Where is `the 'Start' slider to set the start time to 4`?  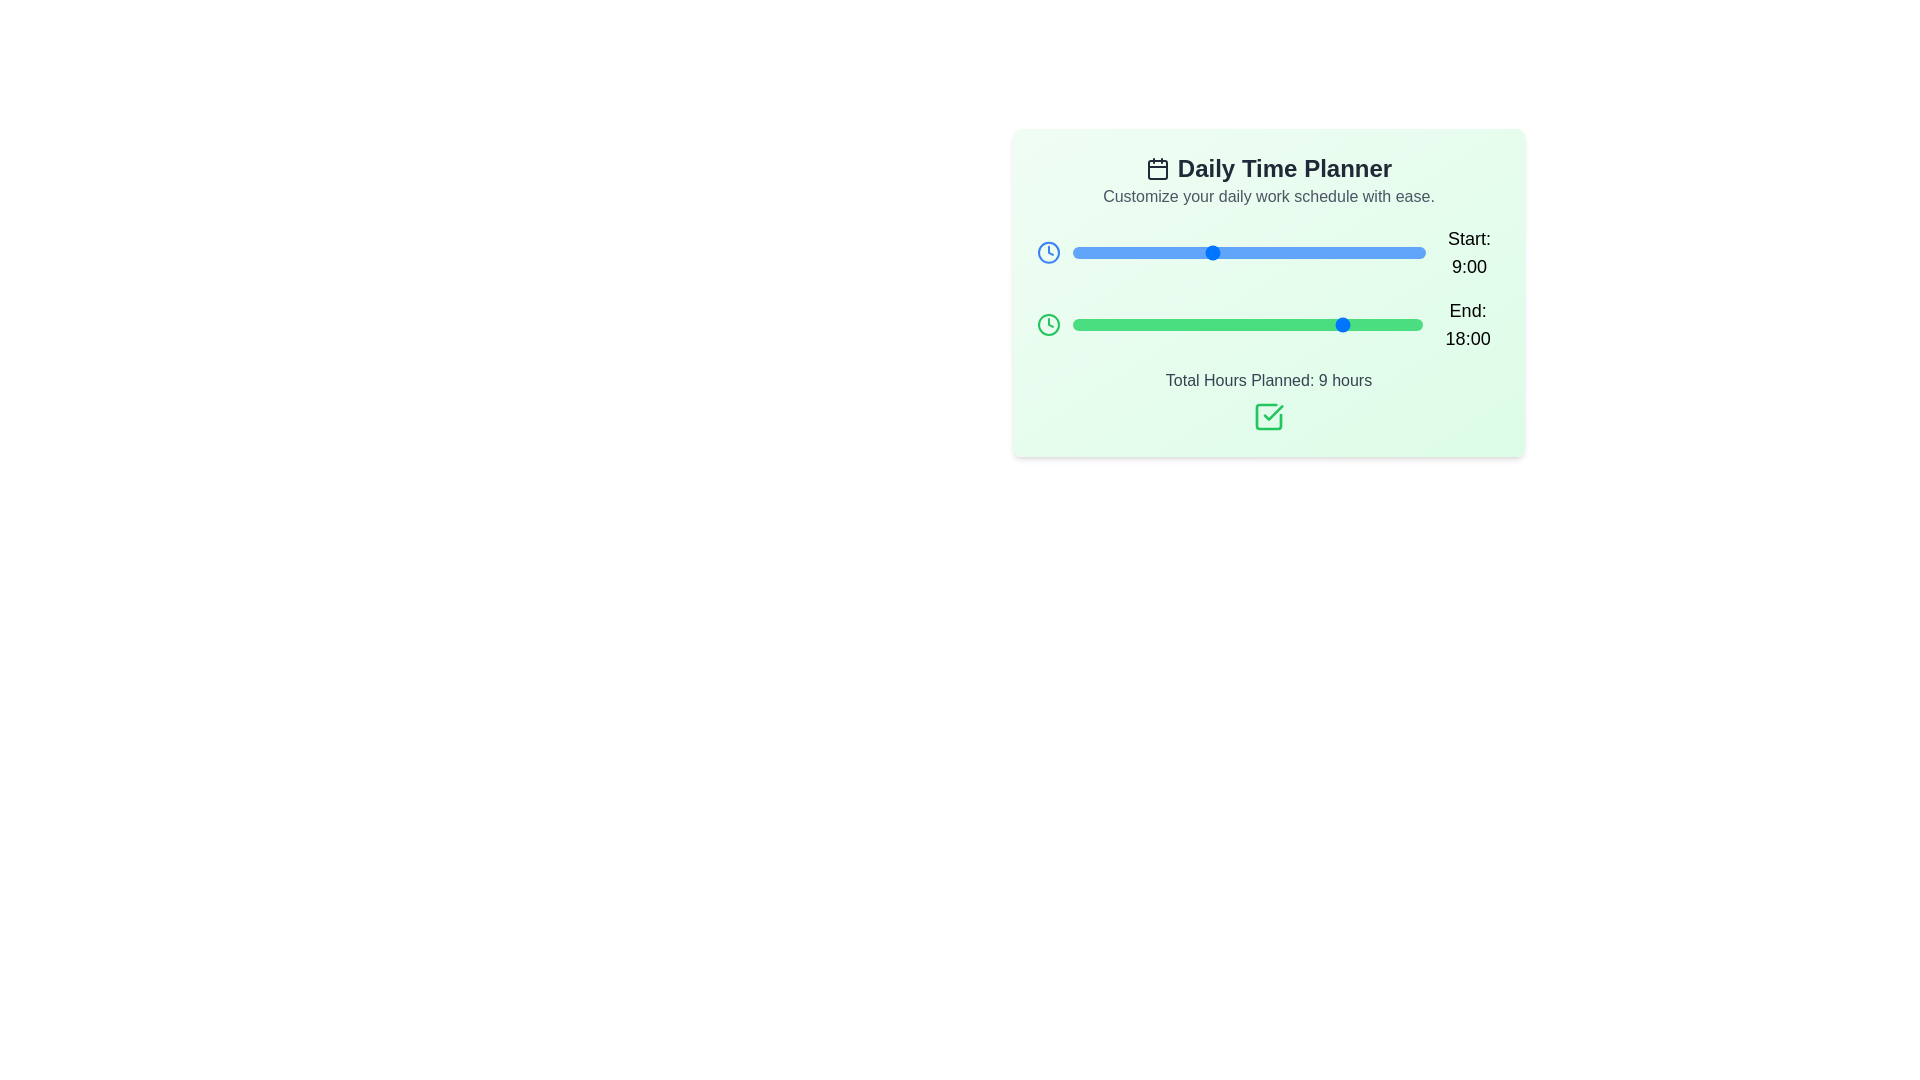 the 'Start' slider to set the start time to 4 is located at coordinates (1134, 252).